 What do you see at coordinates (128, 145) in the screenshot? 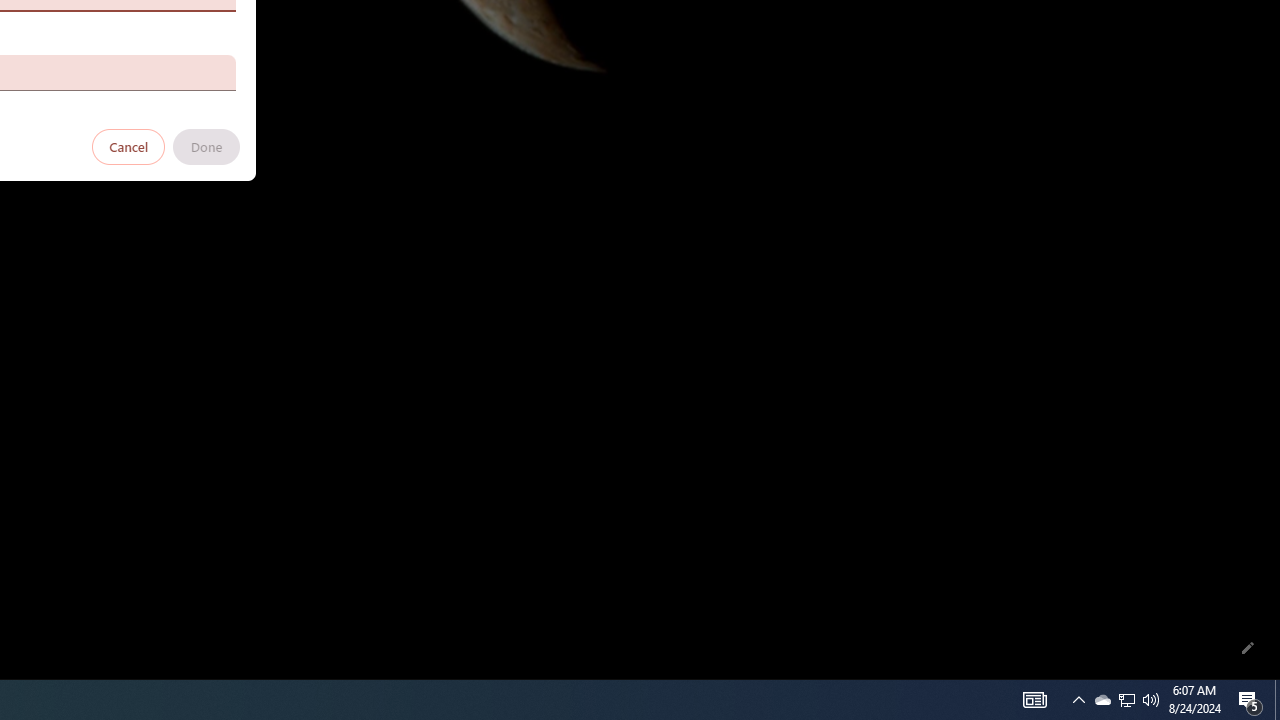
I see `'Cancel'` at bounding box center [128, 145].